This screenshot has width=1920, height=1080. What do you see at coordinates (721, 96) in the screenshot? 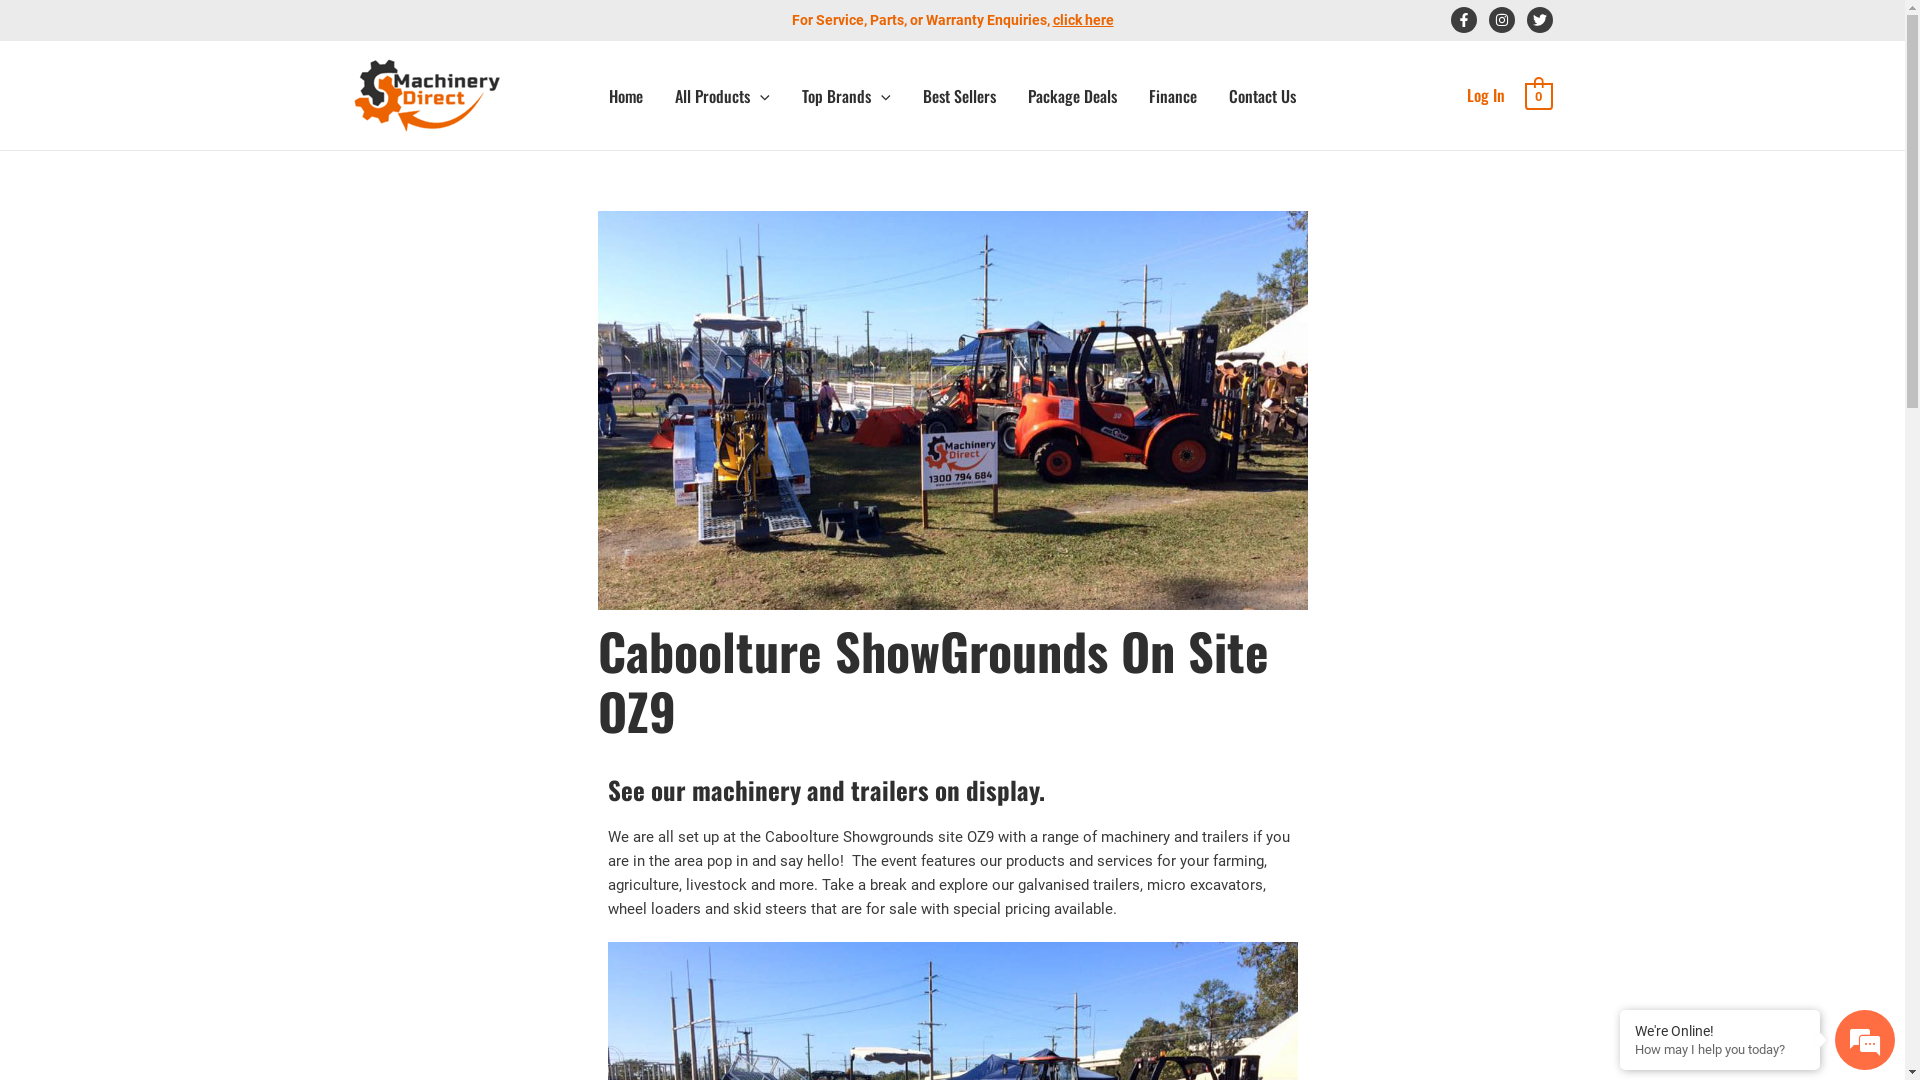
I see `'All Products'` at bounding box center [721, 96].